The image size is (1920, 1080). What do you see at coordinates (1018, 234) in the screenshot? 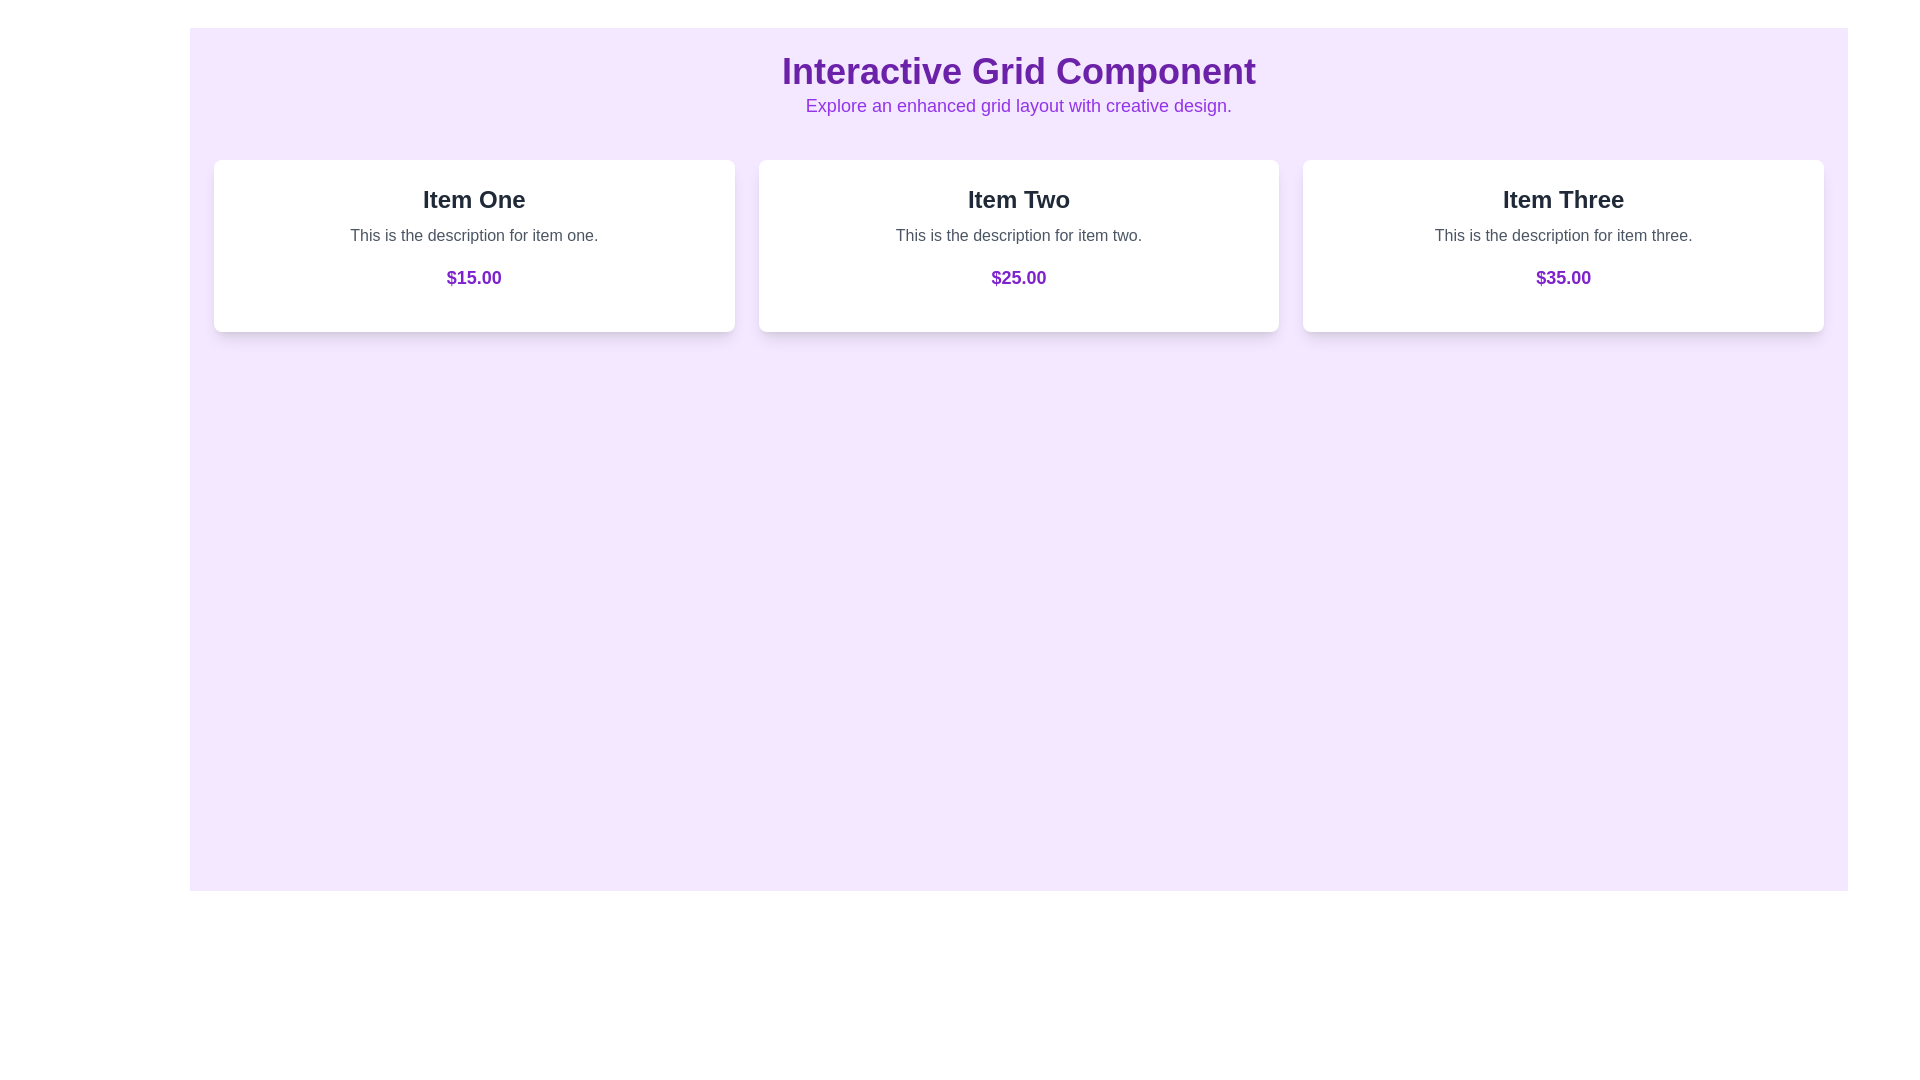
I see `the text label reading 'This is the description for item two.' which is styled in light gray and located below the header 'Item Two' in the middle card of a three-card grid` at bounding box center [1018, 234].